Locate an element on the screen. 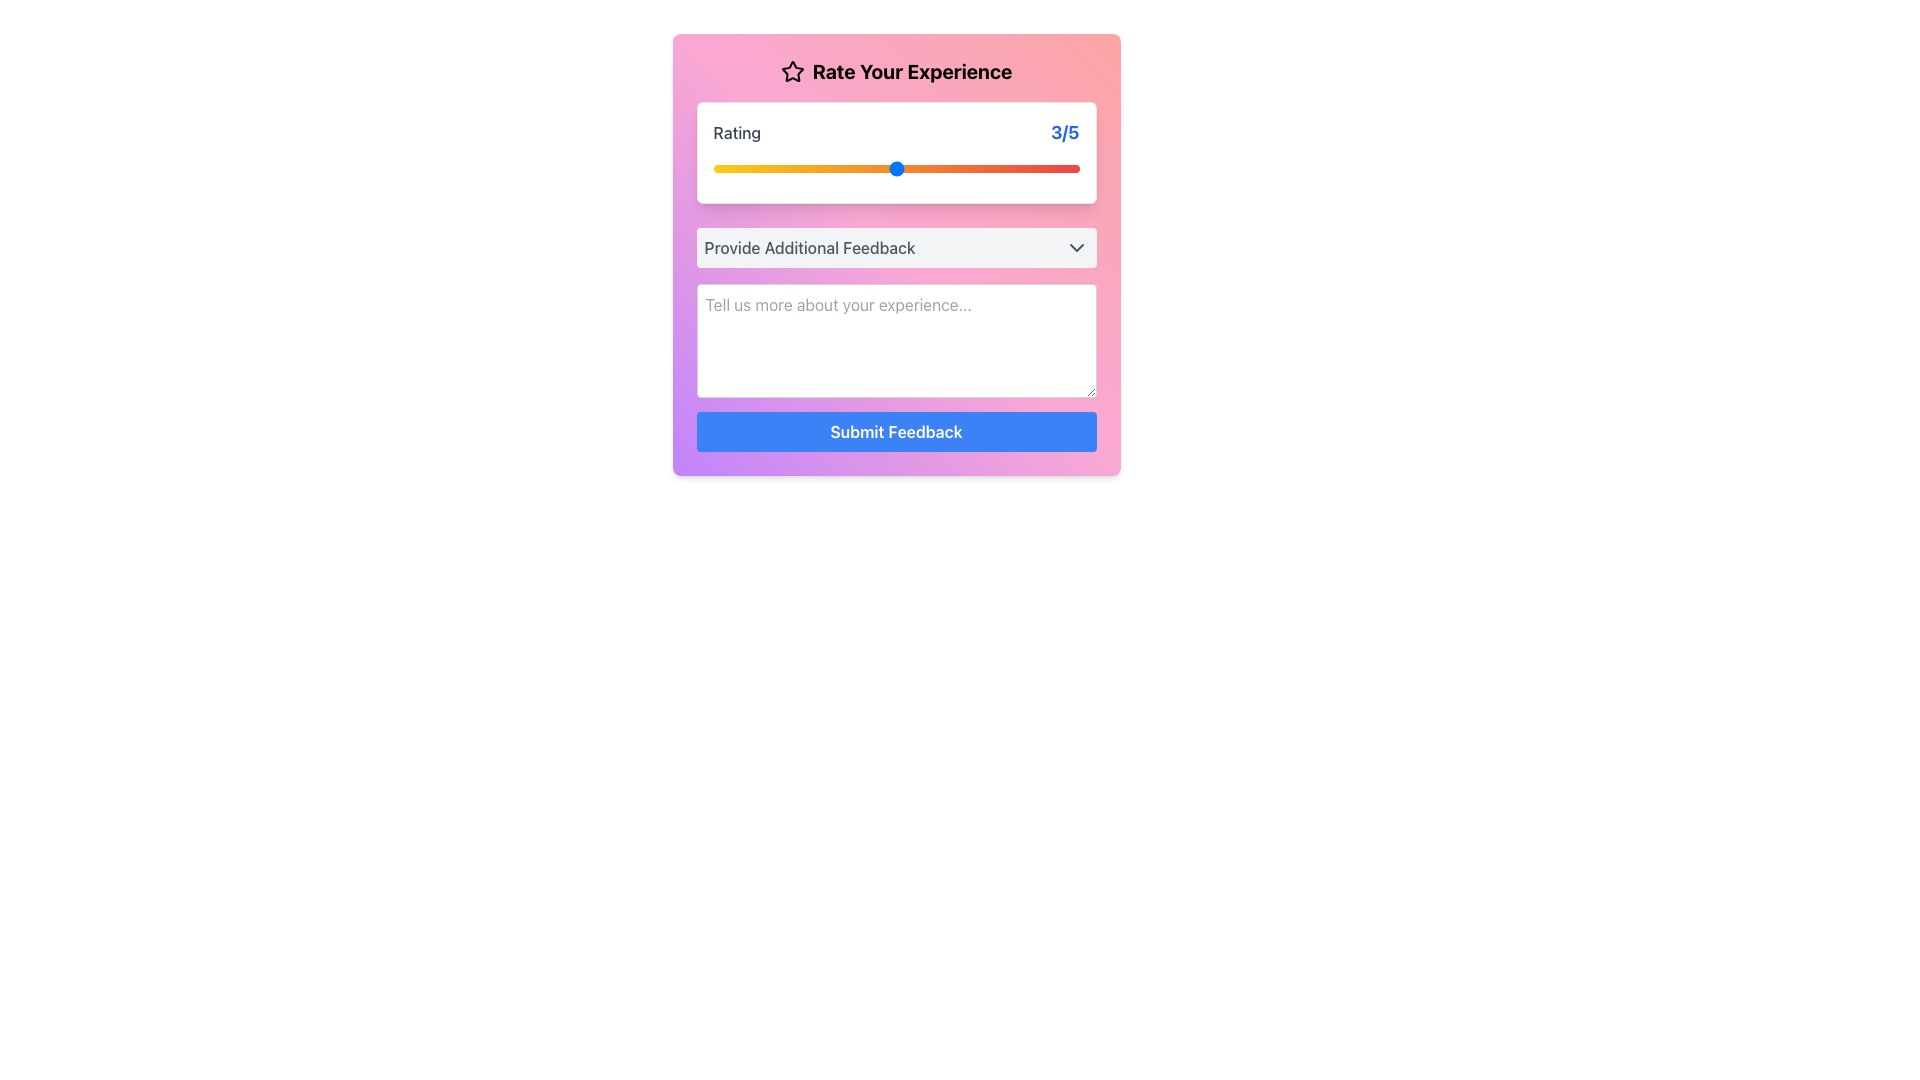 This screenshot has height=1080, width=1920. the slider is located at coordinates (805, 168).